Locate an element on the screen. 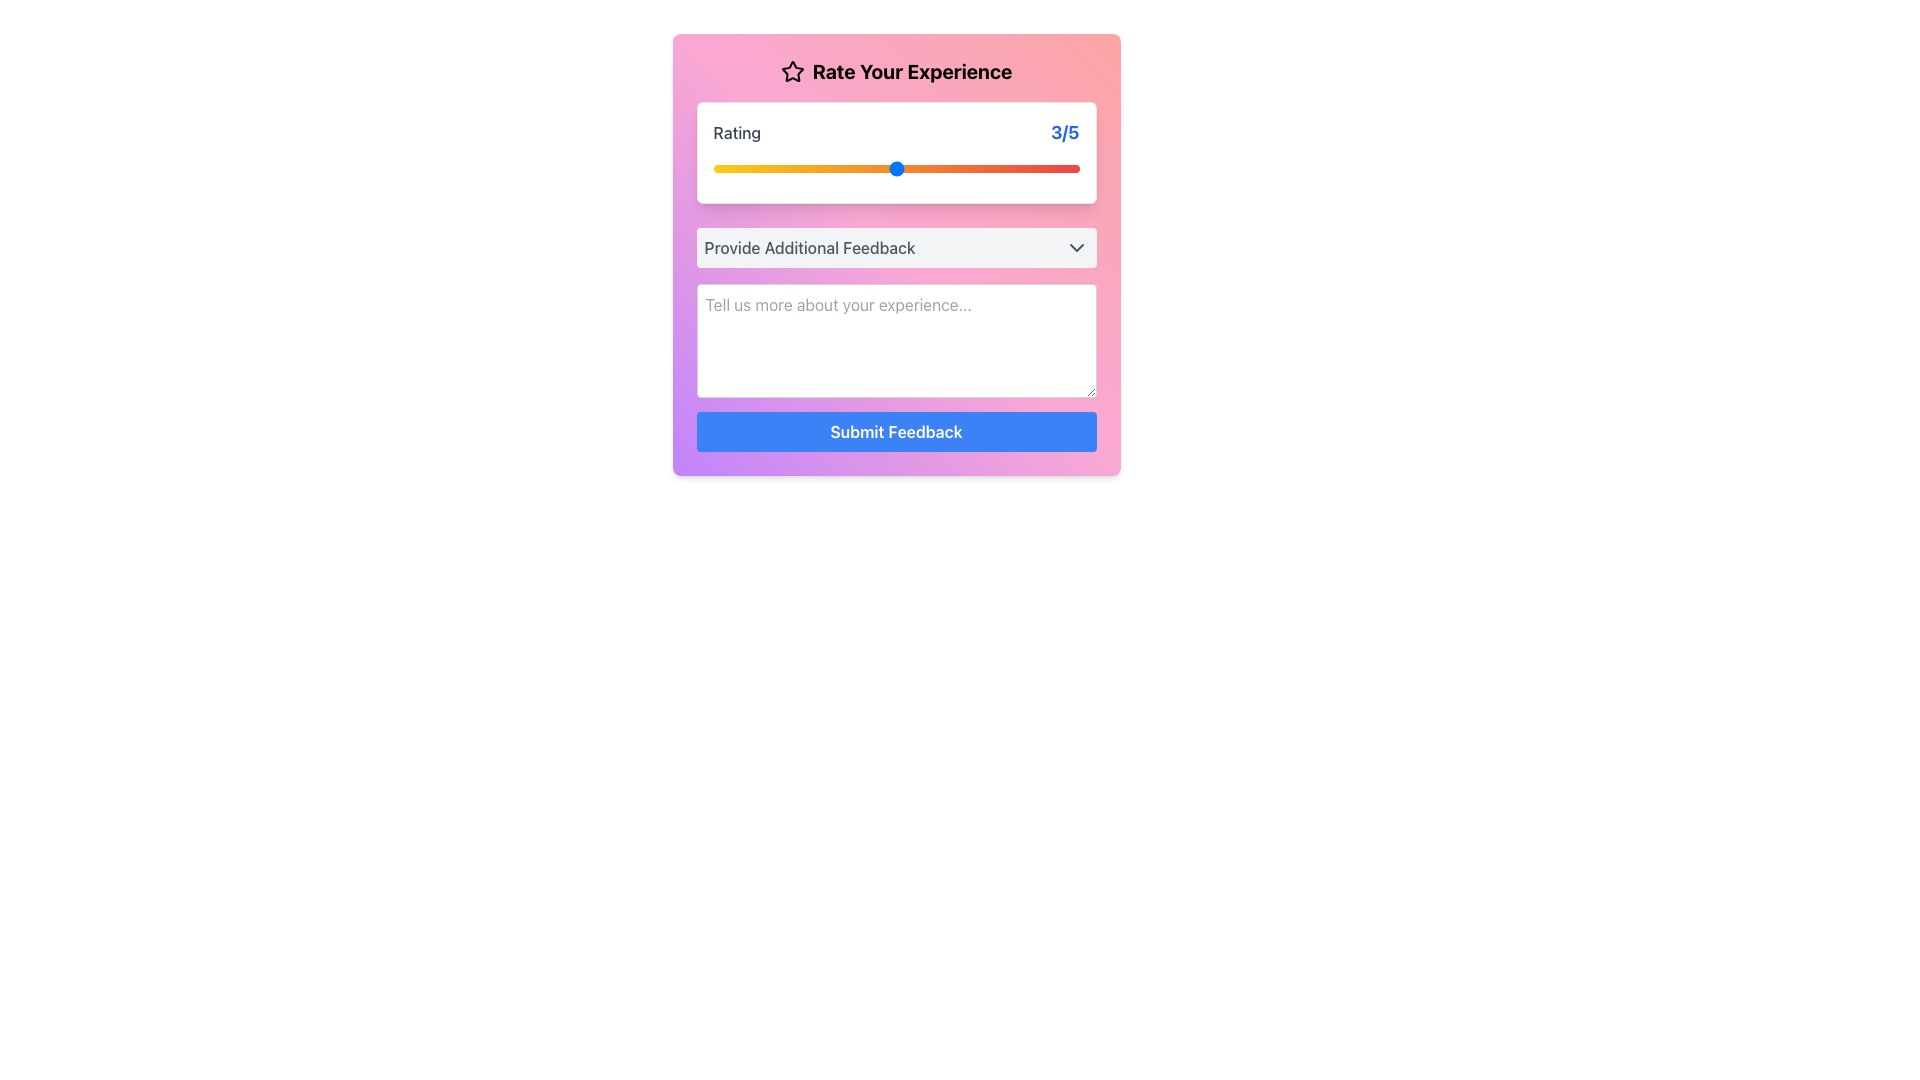 This screenshot has height=1080, width=1920. the slider is located at coordinates (805, 168).